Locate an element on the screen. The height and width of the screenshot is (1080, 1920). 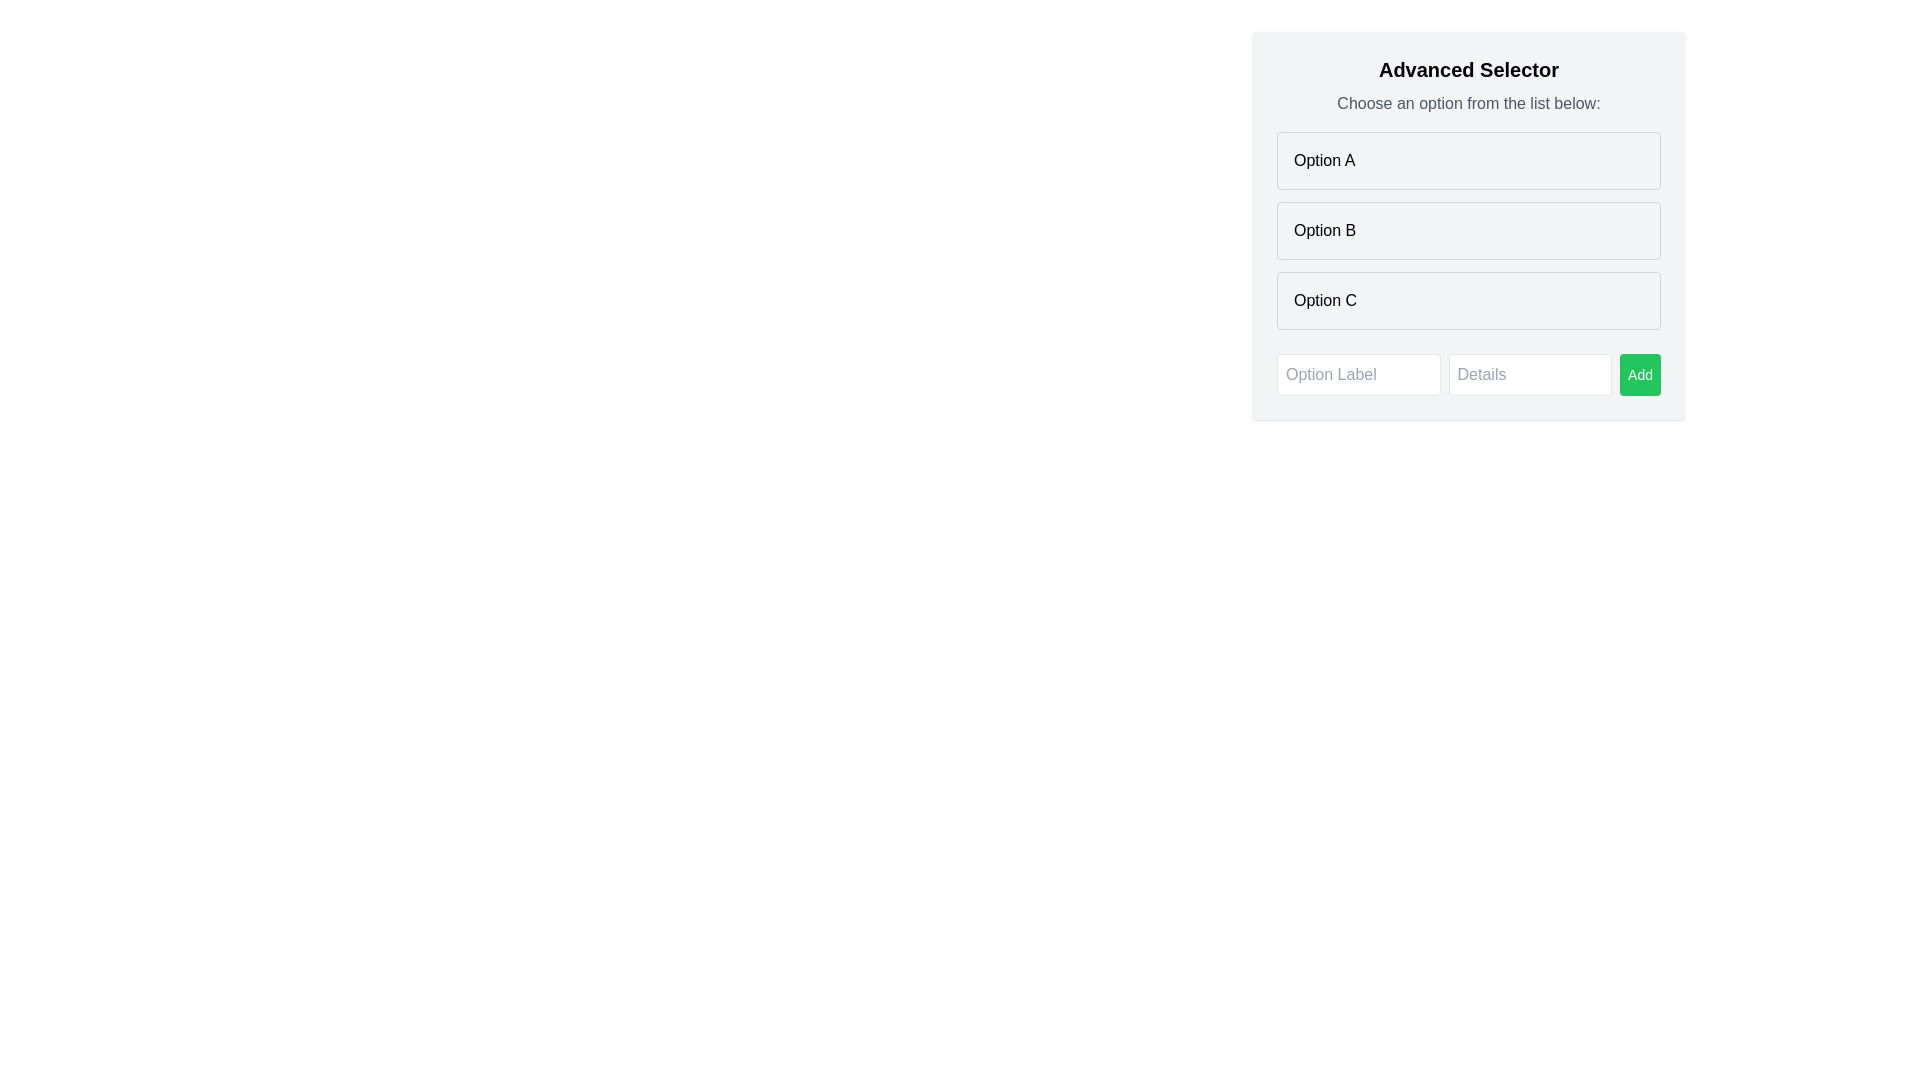
the static instructional text element located below the 'Advanced Selector' text, centrally aligned in the view is located at coordinates (1468, 104).